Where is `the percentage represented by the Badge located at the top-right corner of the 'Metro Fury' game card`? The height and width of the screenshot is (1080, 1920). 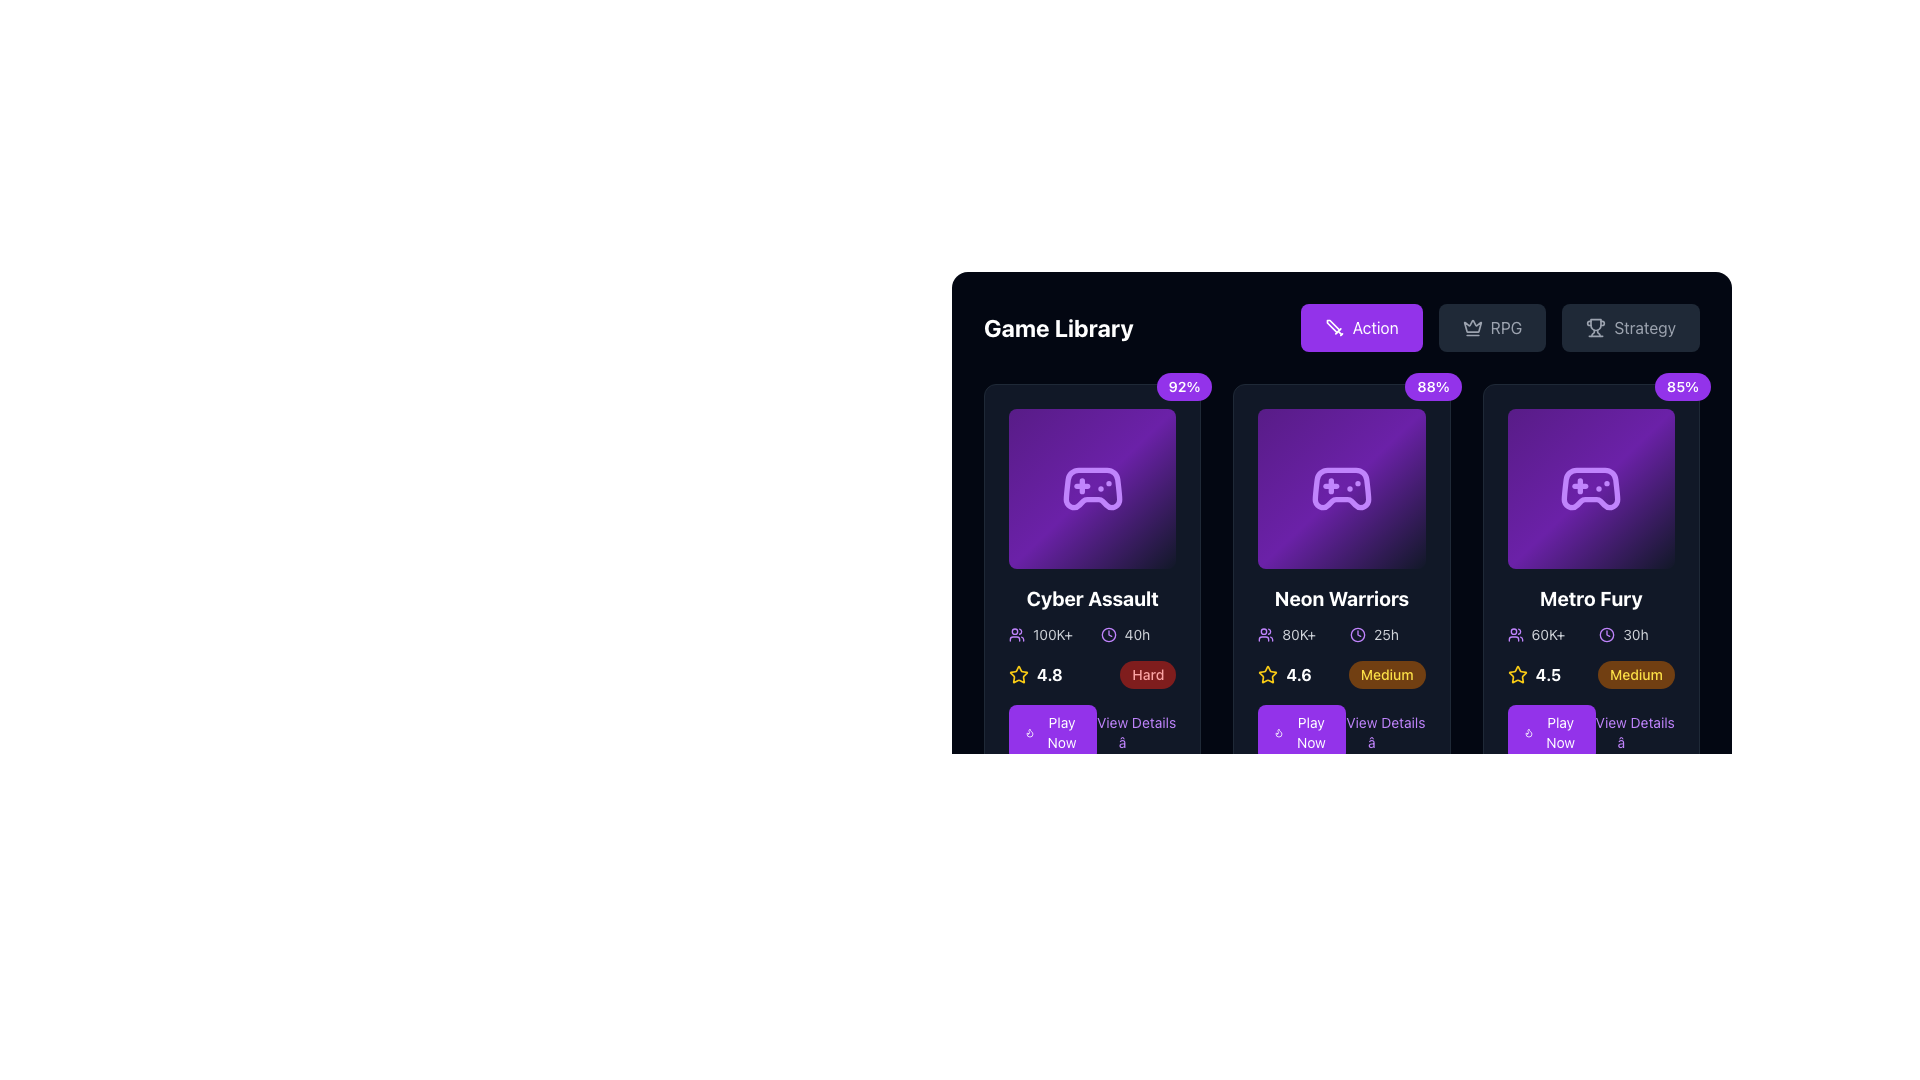 the percentage represented by the Badge located at the top-right corner of the 'Metro Fury' game card is located at coordinates (1681, 386).